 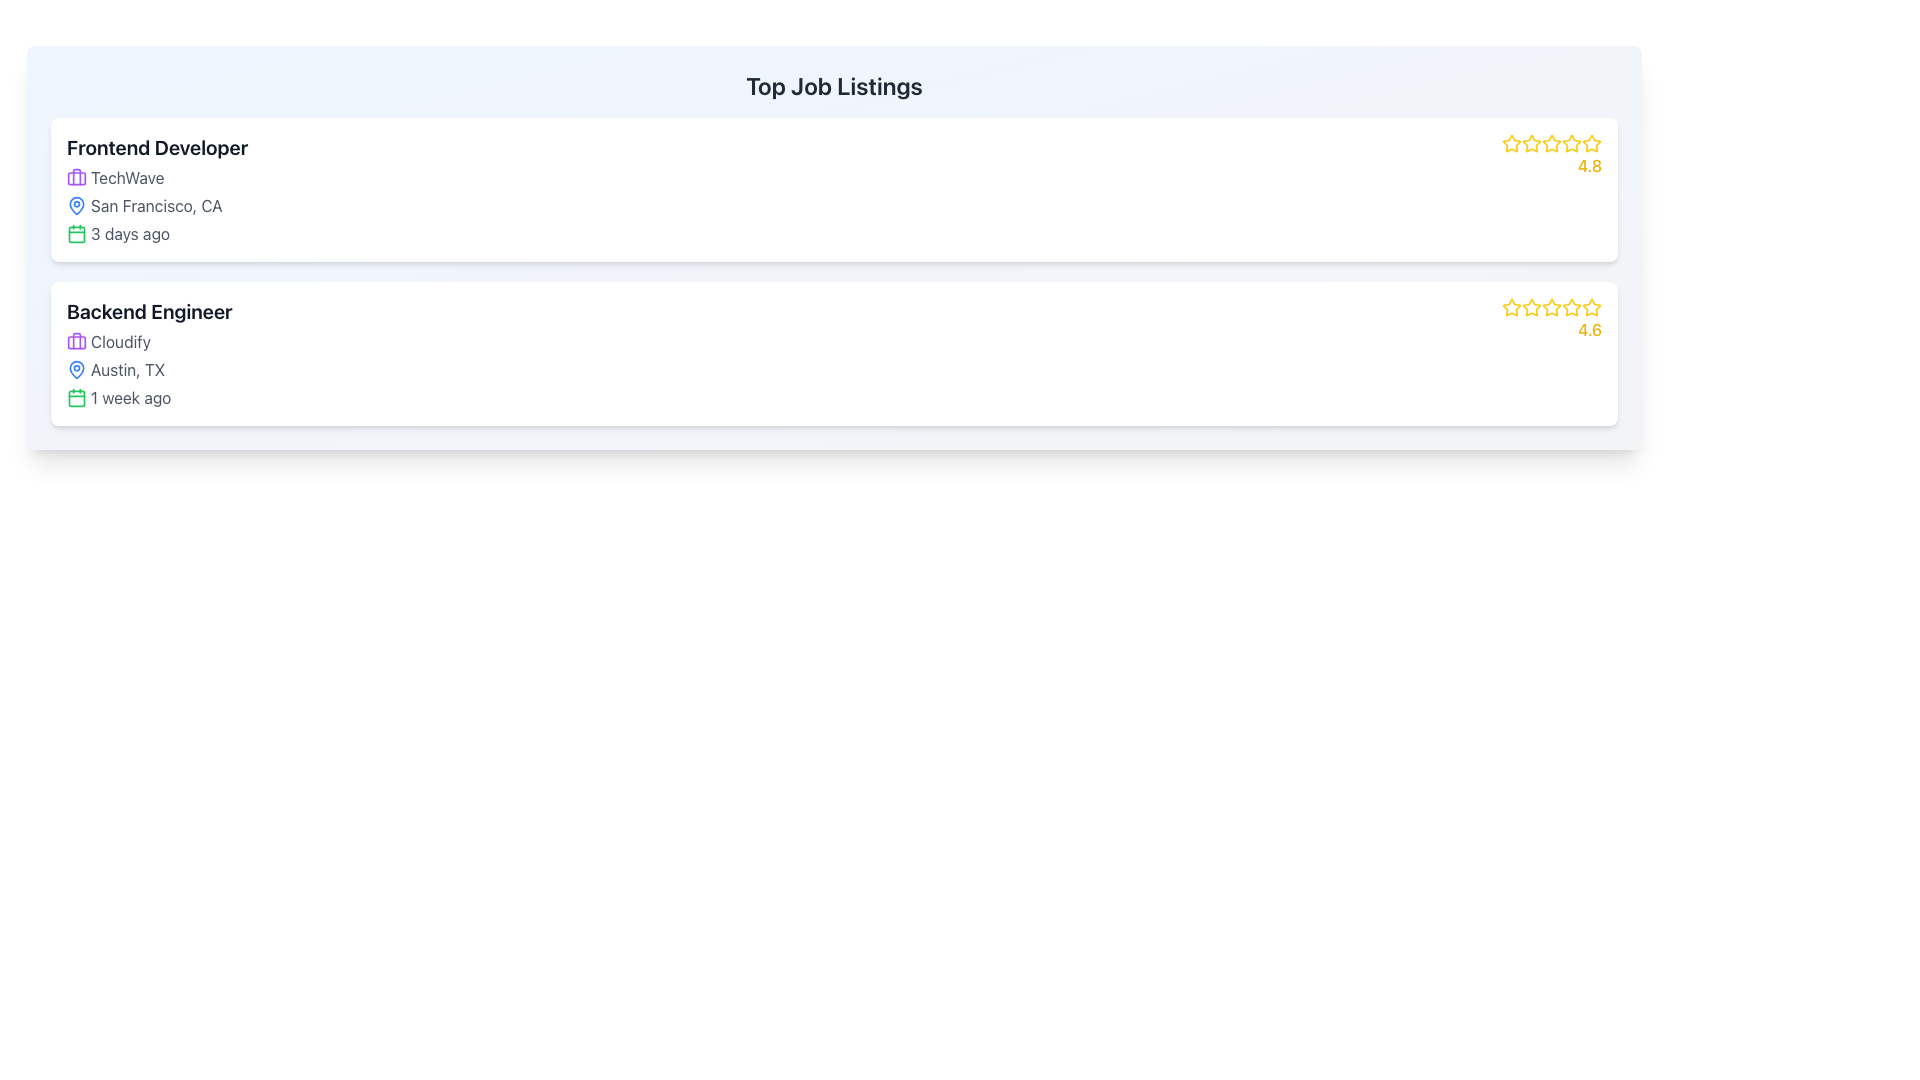 What do you see at coordinates (1511, 141) in the screenshot?
I see `the first yellow star icon` at bounding box center [1511, 141].